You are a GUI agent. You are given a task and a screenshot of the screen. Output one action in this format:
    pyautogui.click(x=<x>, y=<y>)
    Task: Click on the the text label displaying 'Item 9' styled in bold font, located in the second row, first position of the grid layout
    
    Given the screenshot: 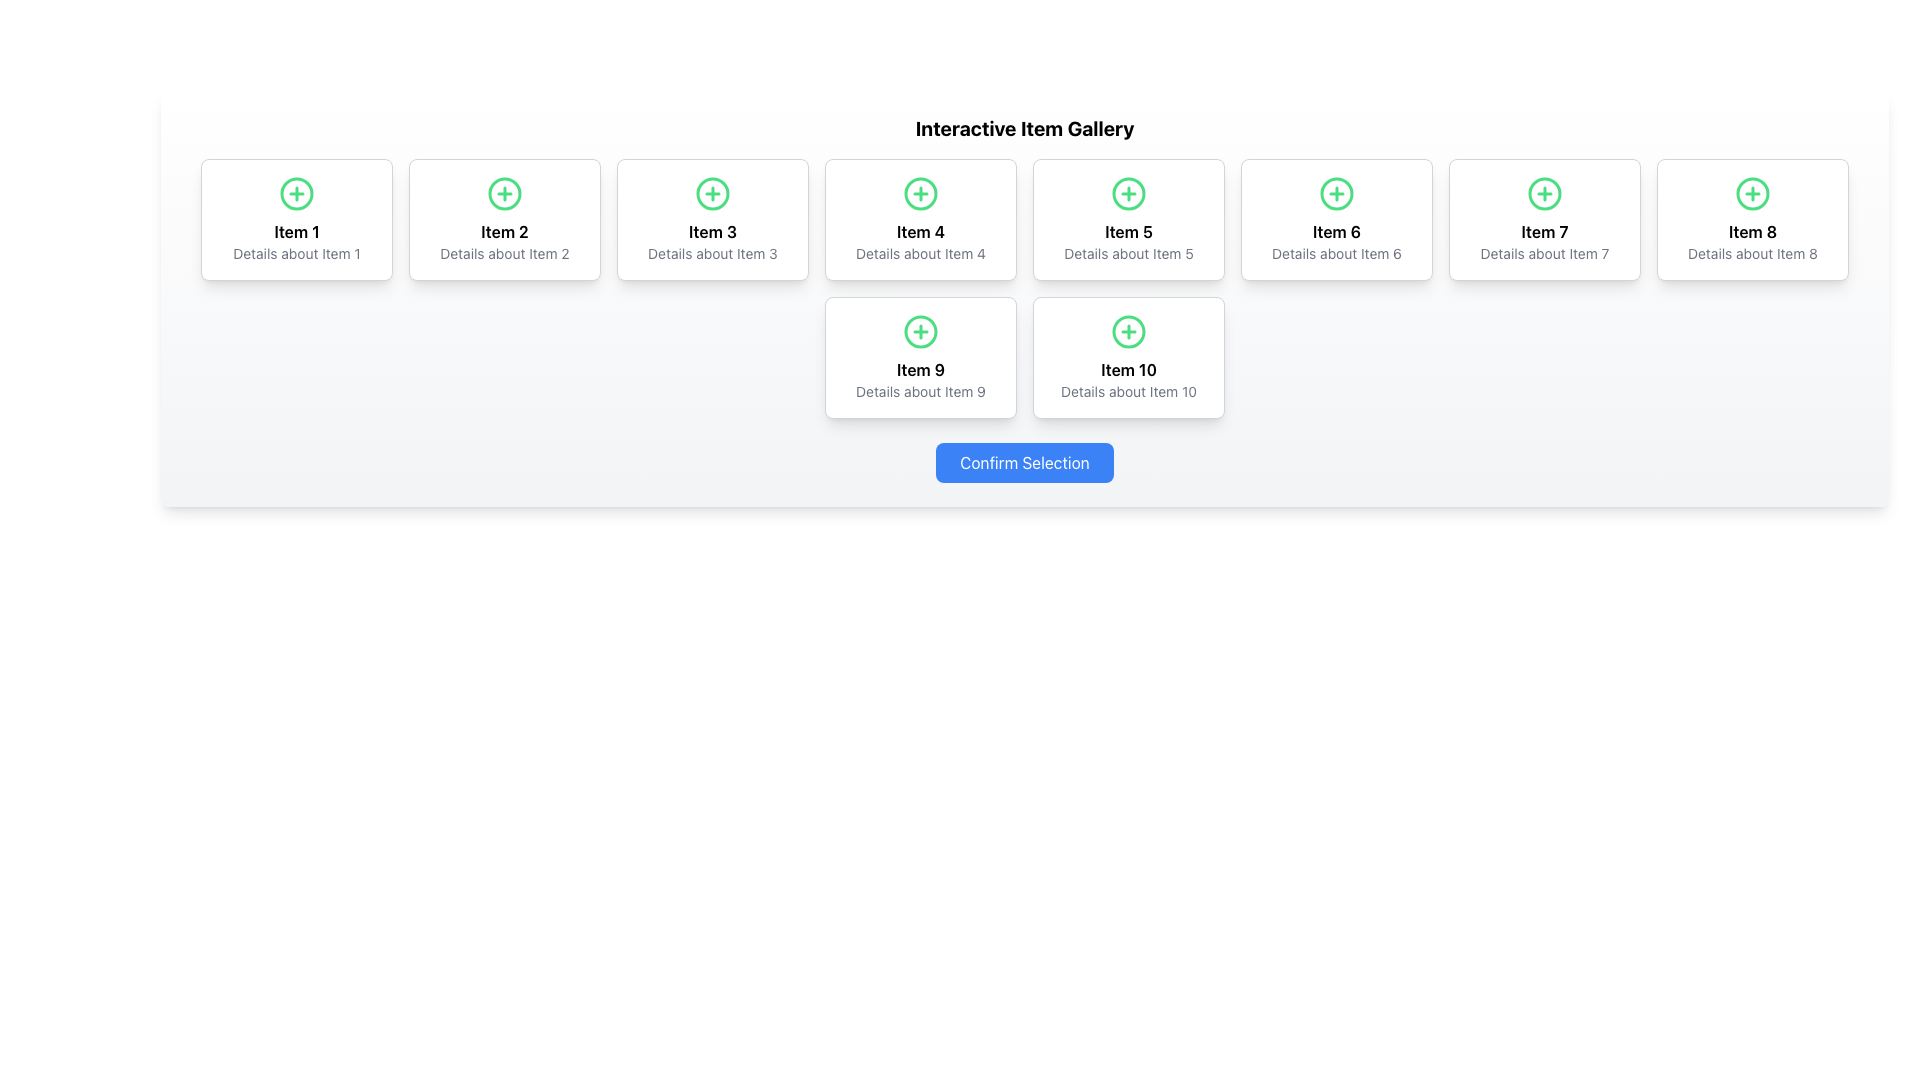 What is the action you would take?
    pyautogui.click(x=920, y=370)
    